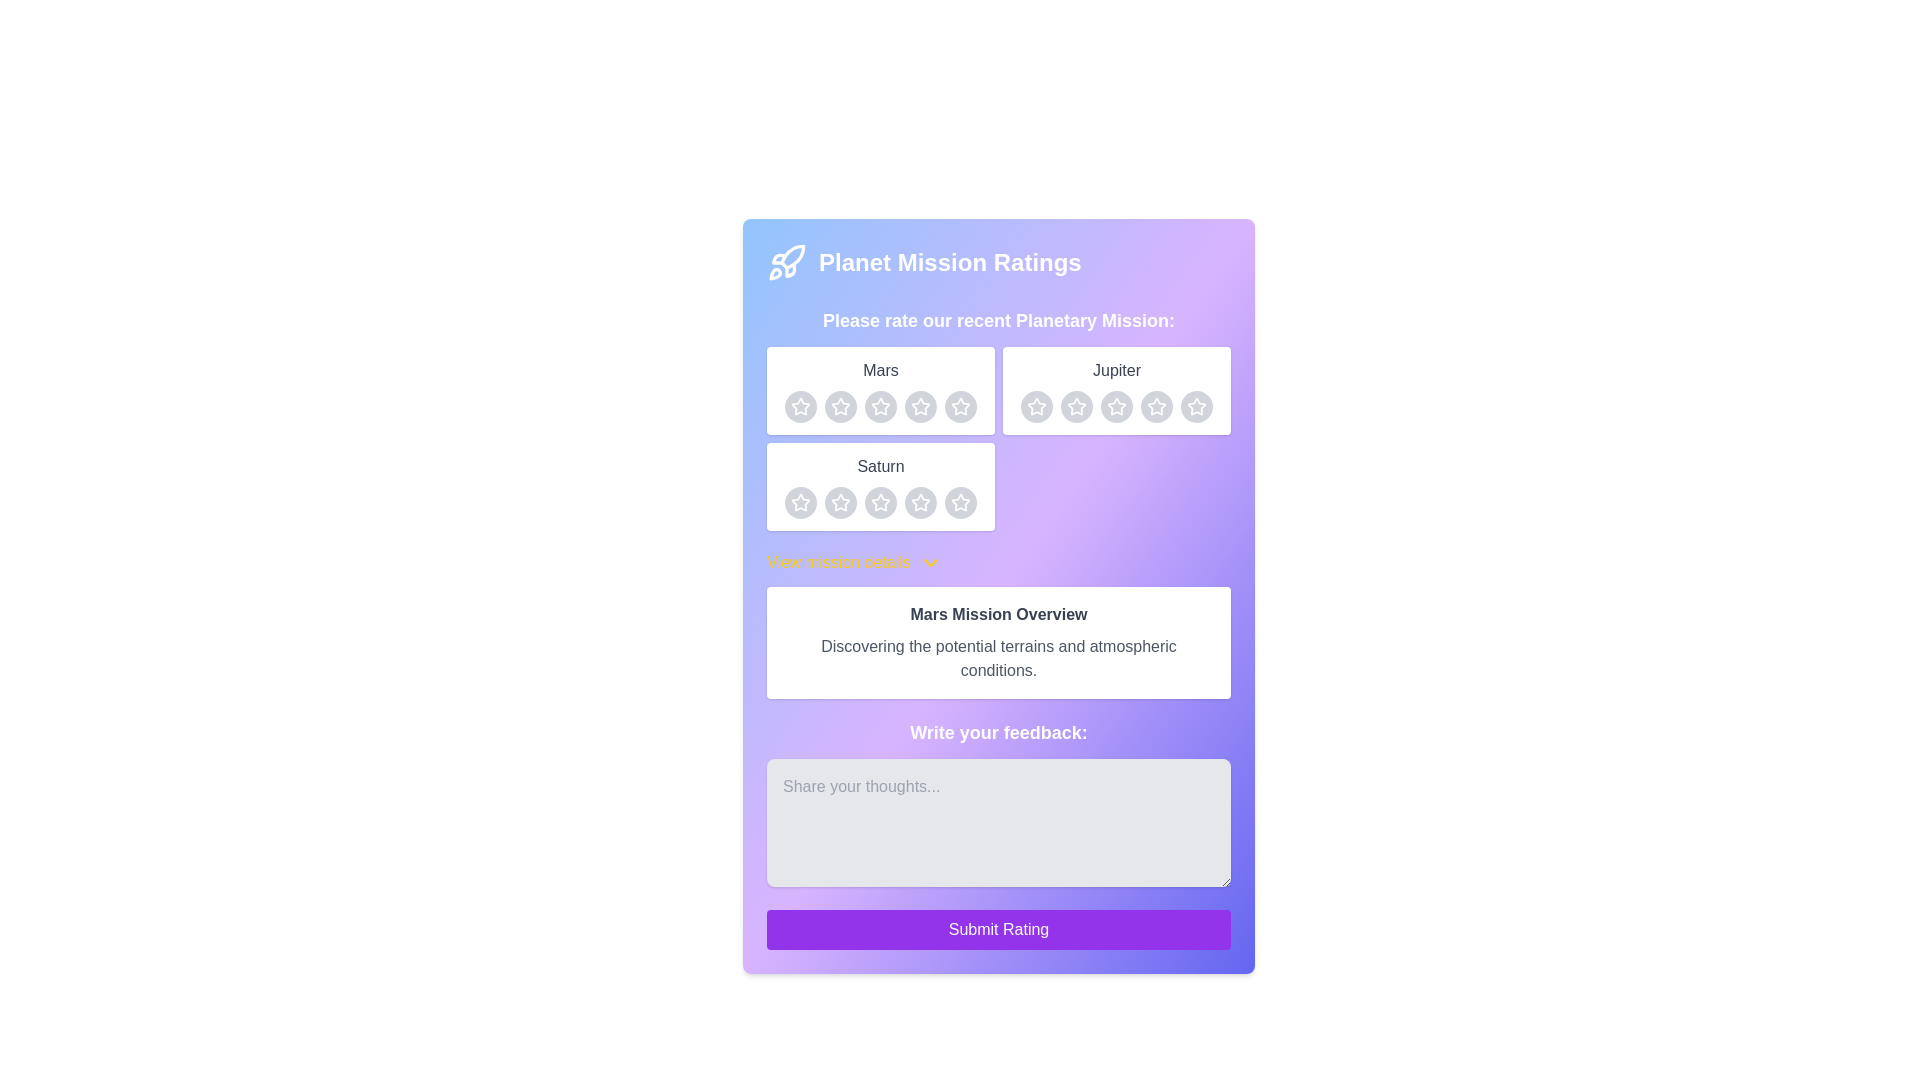  What do you see at coordinates (1074, 405) in the screenshot?
I see `the third star icon` at bounding box center [1074, 405].